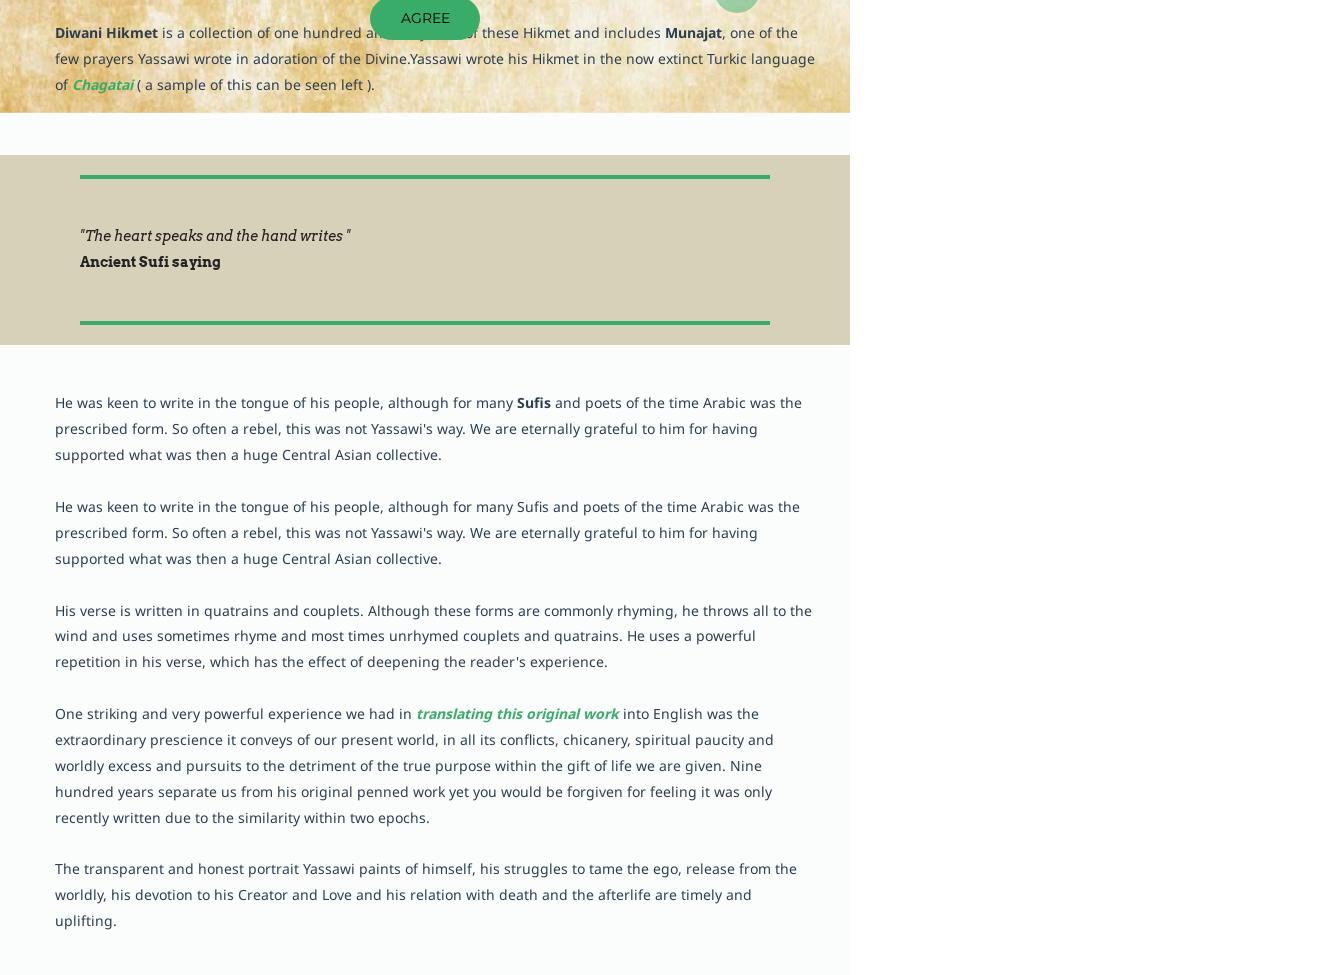  I want to click on 'He was keen to write in the tongue of his people, although for many Sufis and poets of the time Arabic was the prescribed form. So often a rebel, this was not Yassawi's way. We are eternally grateful to him for having supported what was then a huge Central Asian collective.', so click(426, 530).